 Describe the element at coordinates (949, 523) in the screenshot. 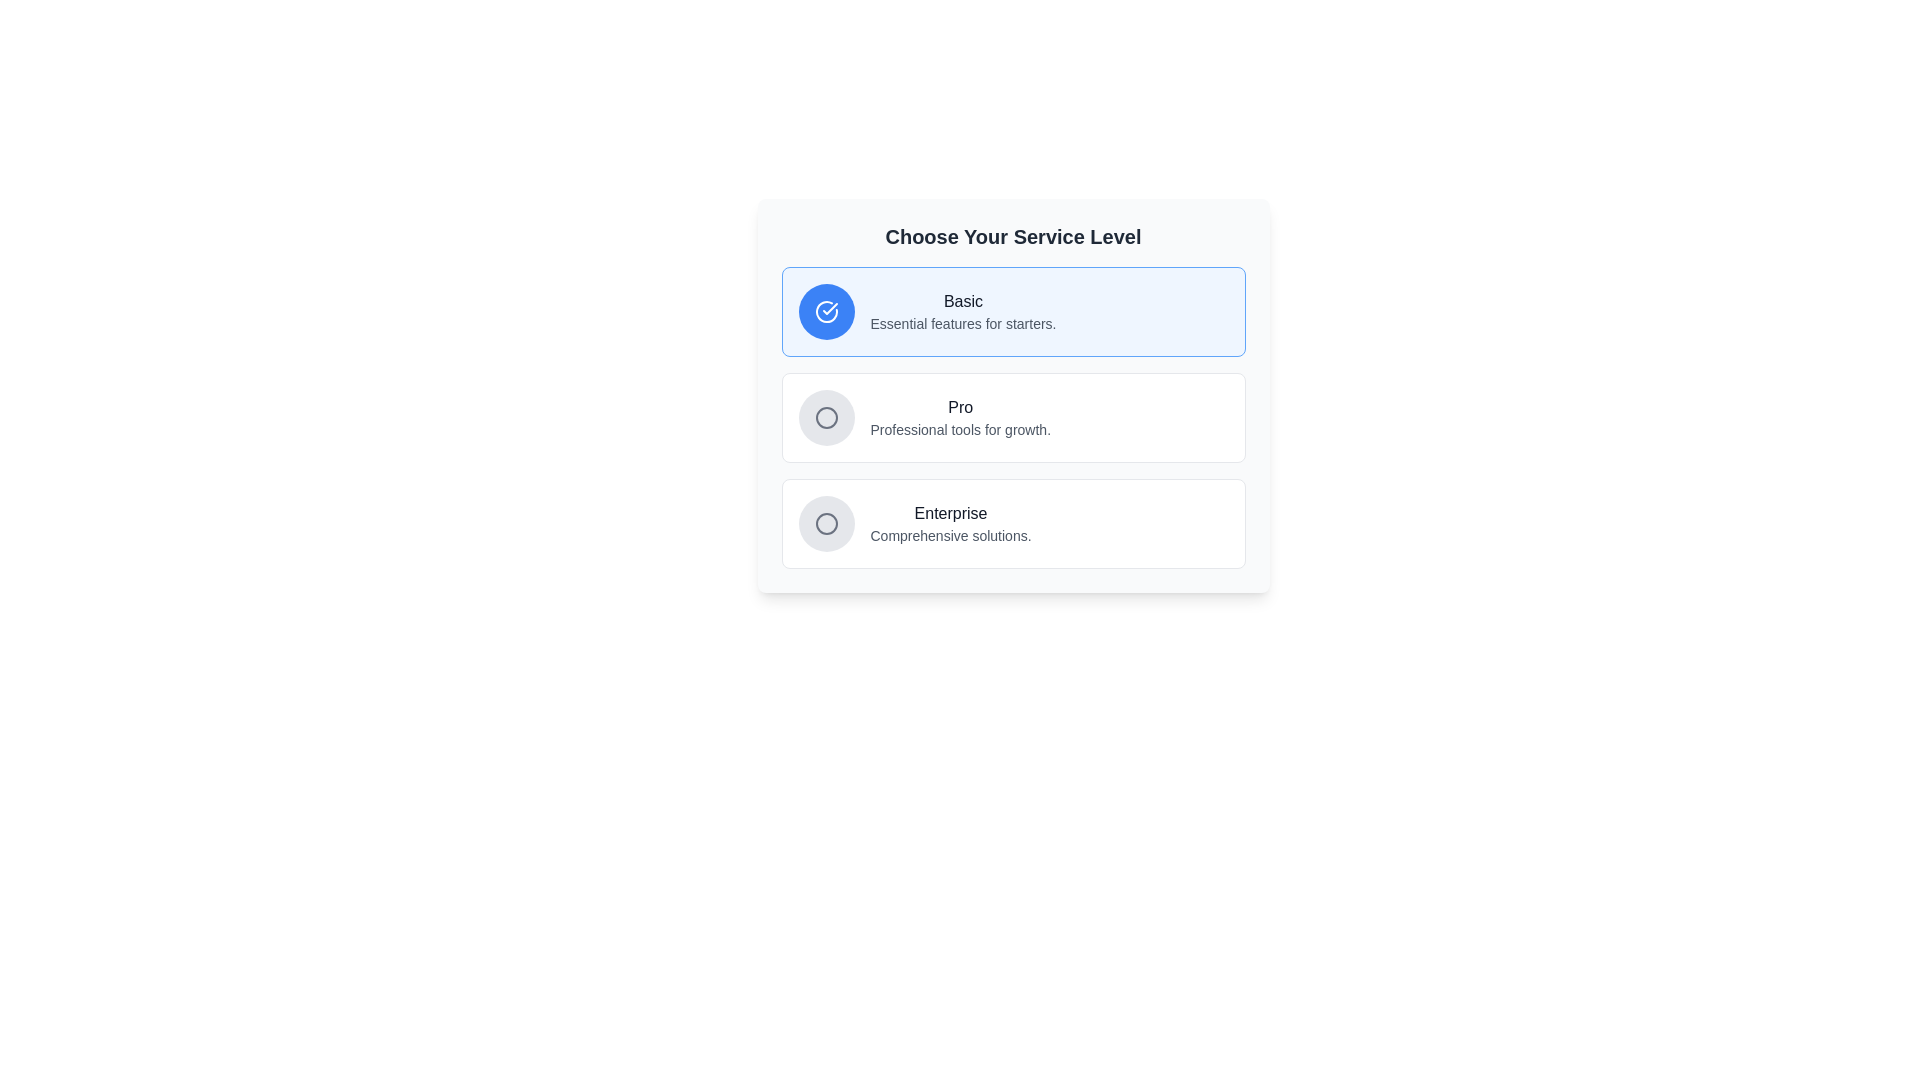

I see `text of the 'Enterprise' service level option, which is the third item in a vertical list below 'Basic' and 'Pro'` at that location.